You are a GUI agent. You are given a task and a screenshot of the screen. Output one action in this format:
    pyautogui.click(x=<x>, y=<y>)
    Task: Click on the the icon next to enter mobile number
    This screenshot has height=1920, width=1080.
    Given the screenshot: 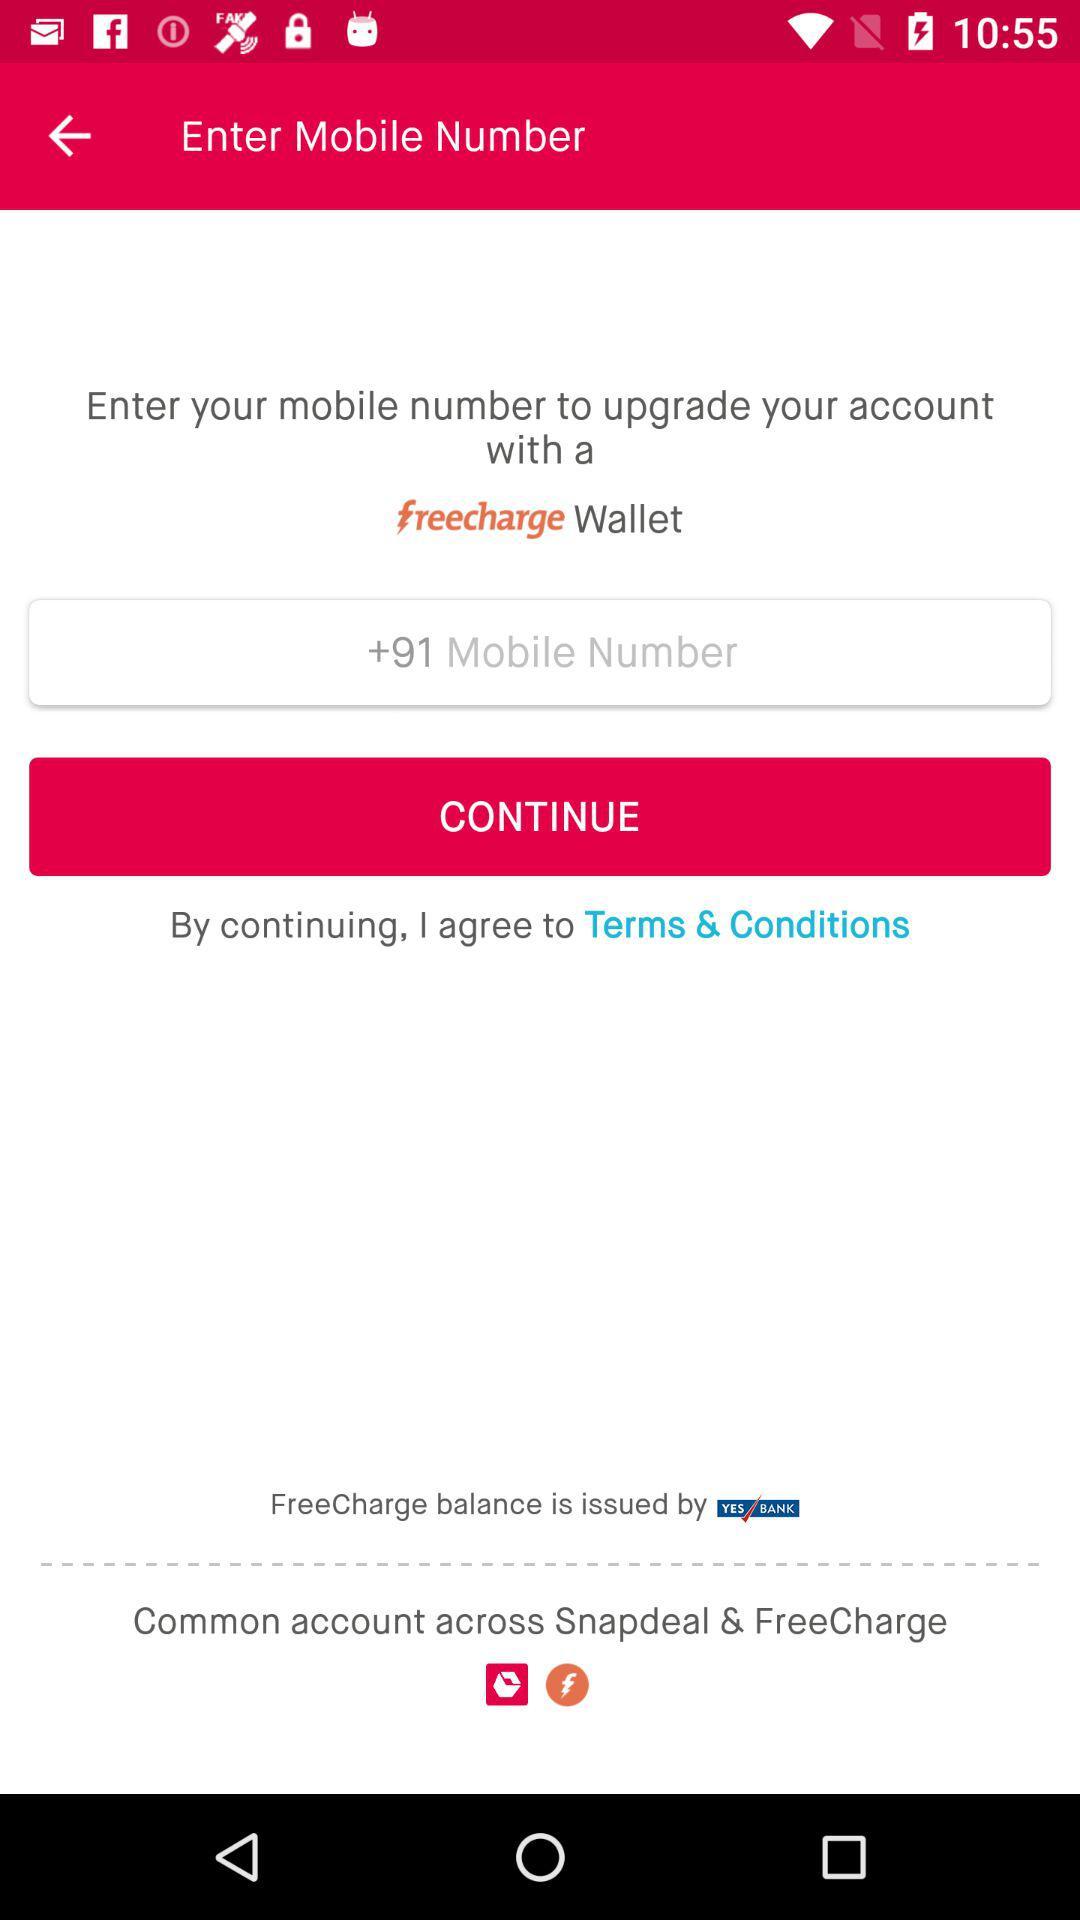 What is the action you would take?
    pyautogui.click(x=69, y=135)
    